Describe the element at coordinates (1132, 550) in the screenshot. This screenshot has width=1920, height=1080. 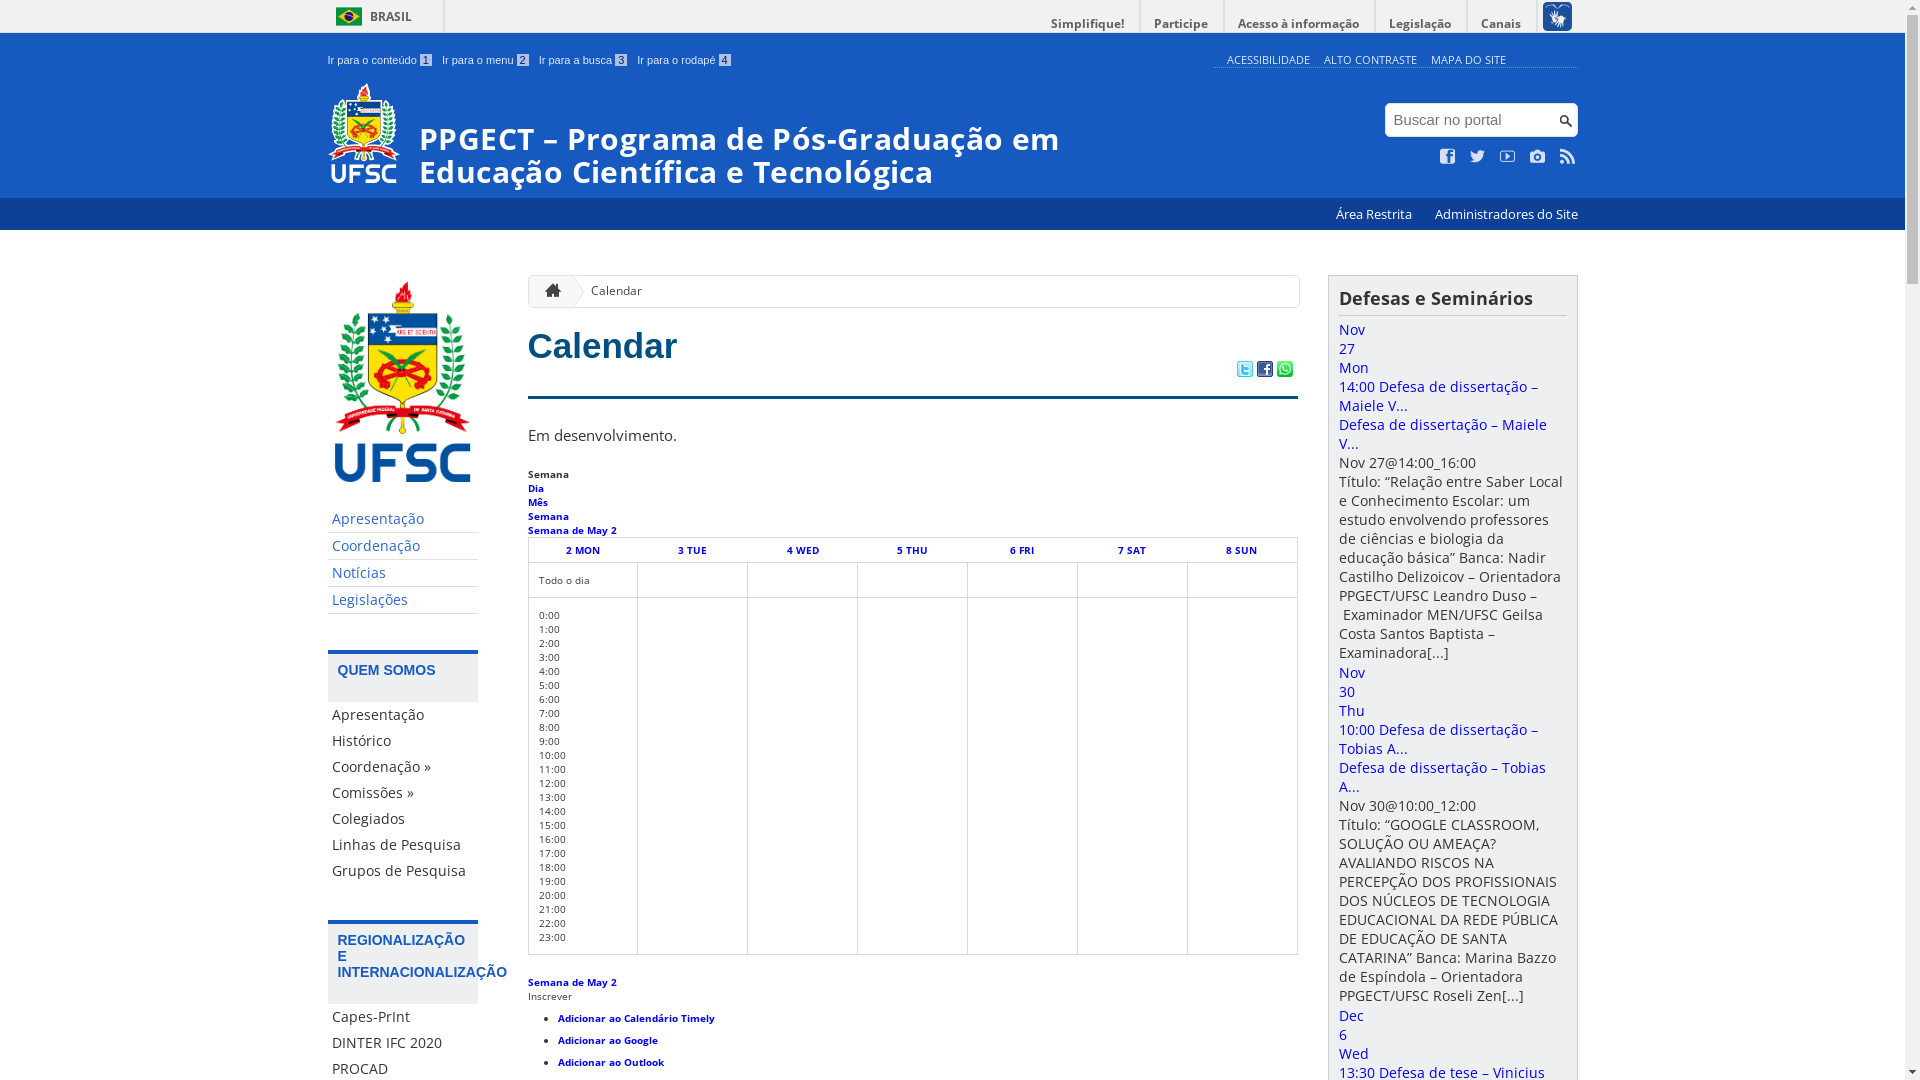
I see `'7 SAT'` at that location.